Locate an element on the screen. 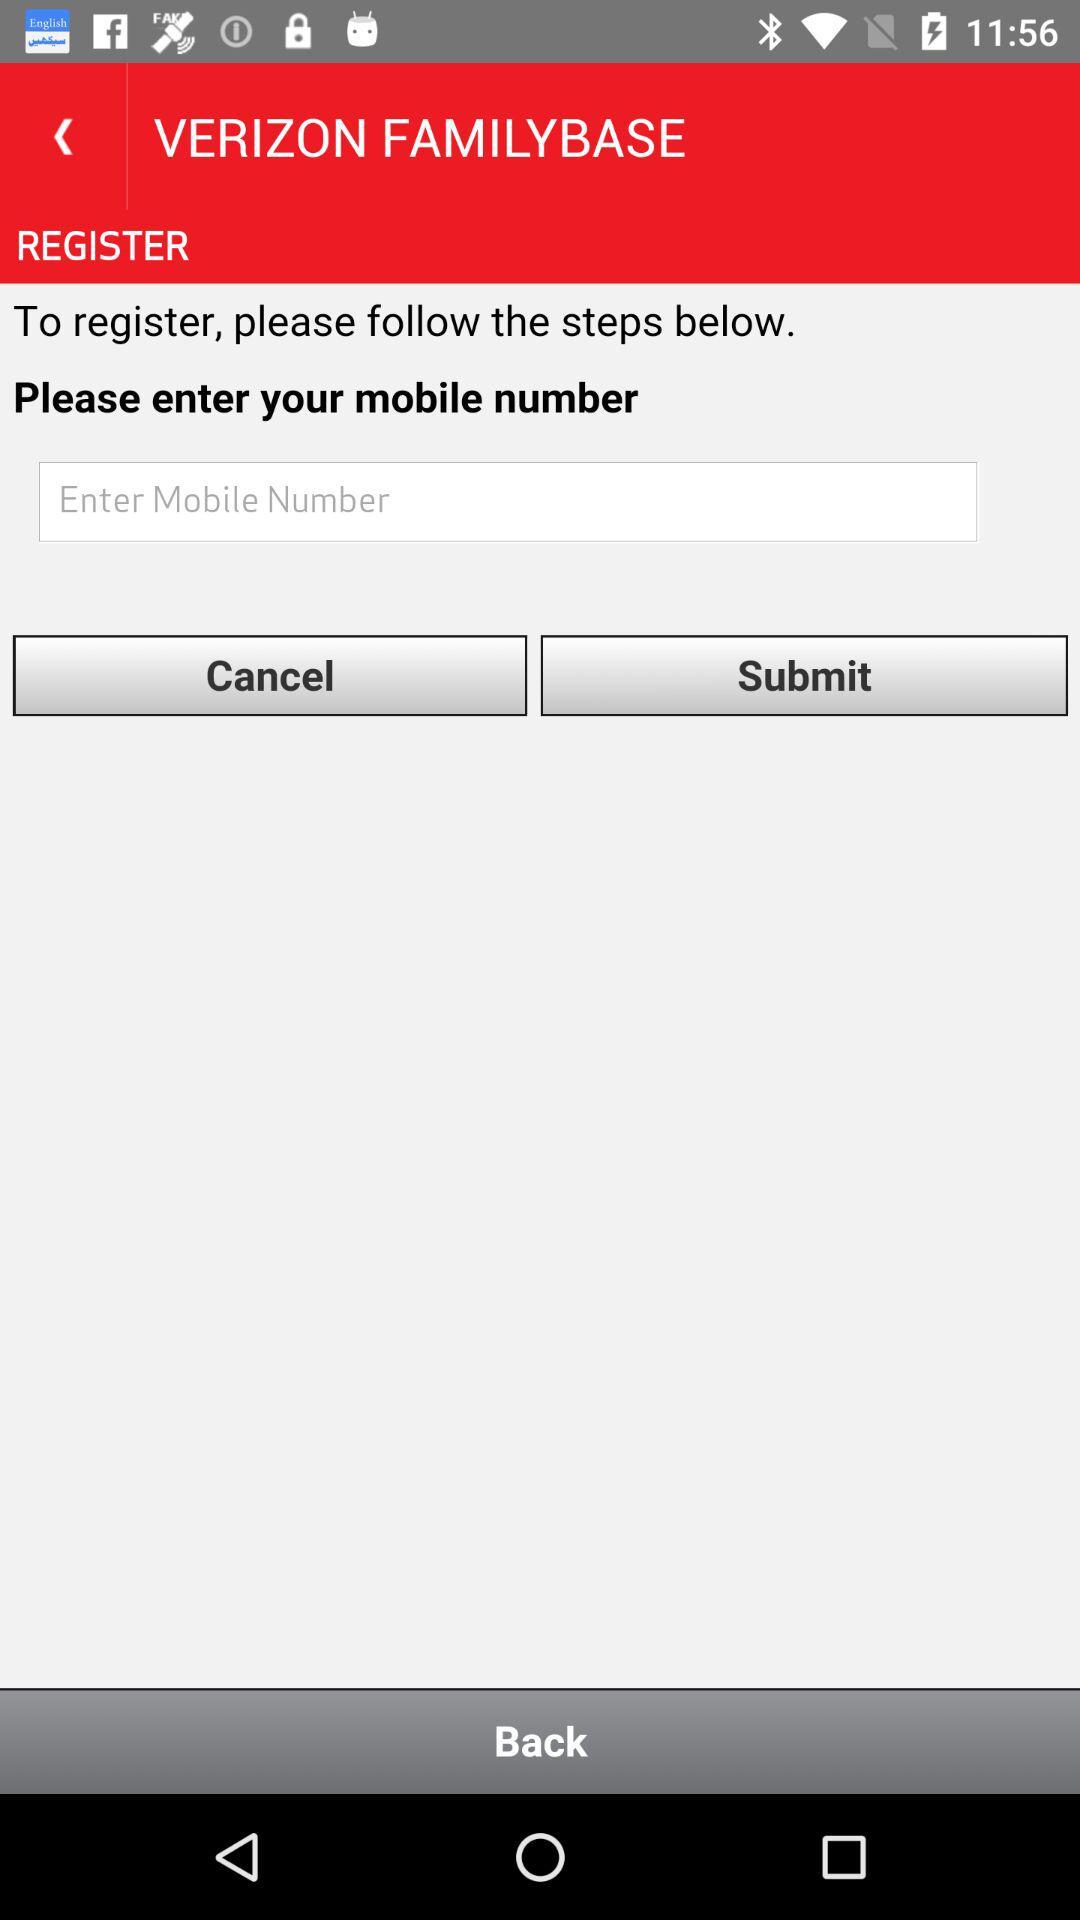 The height and width of the screenshot is (1920, 1080). register page is located at coordinates (540, 1002).